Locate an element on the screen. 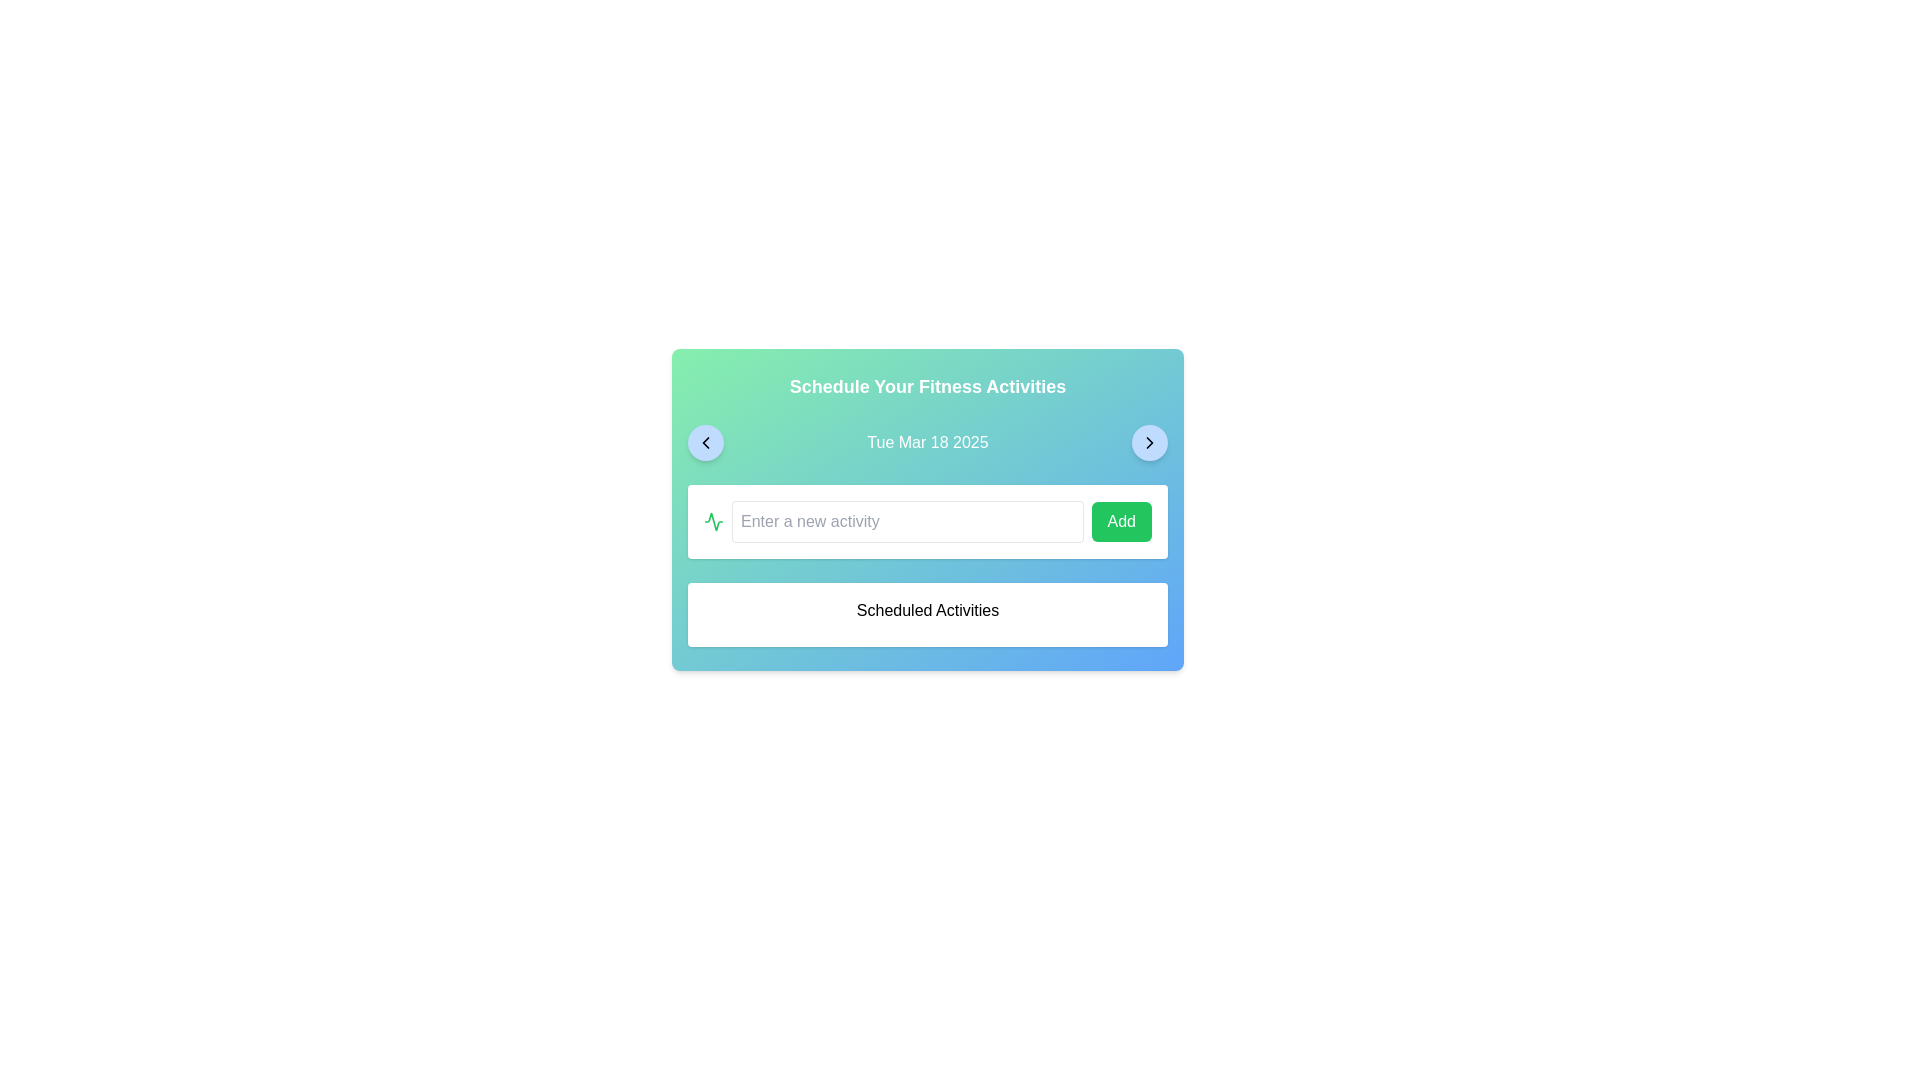  the small icon with a green waveform line and a red circular marker, located within the input field labeled 'Enter a new activity' at the top-left of the interactive card UI is located at coordinates (714, 520).